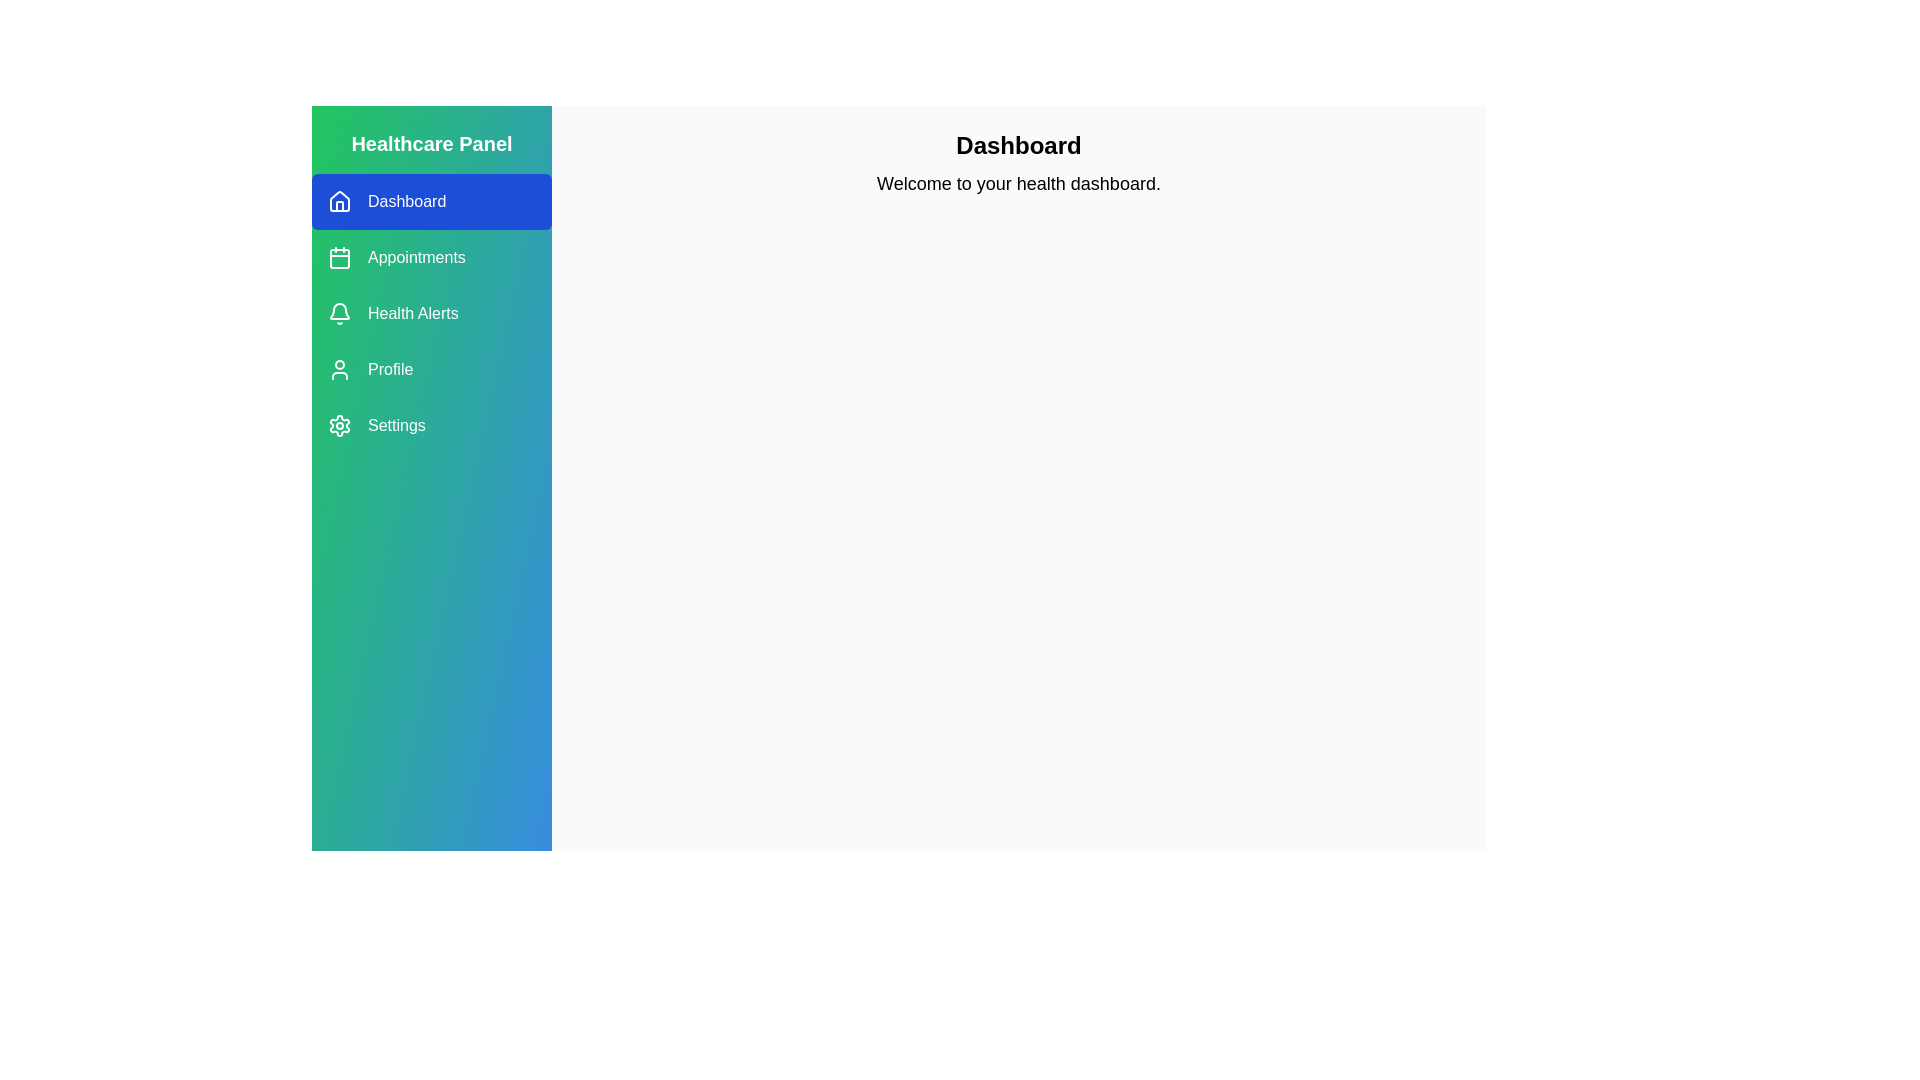  What do you see at coordinates (1018, 184) in the screenshot?
I see `the text label that reads 'Welcome to your health dashboard.' positioned directly below the title 'Dashboard.'` at bounding box center [1018, 184].